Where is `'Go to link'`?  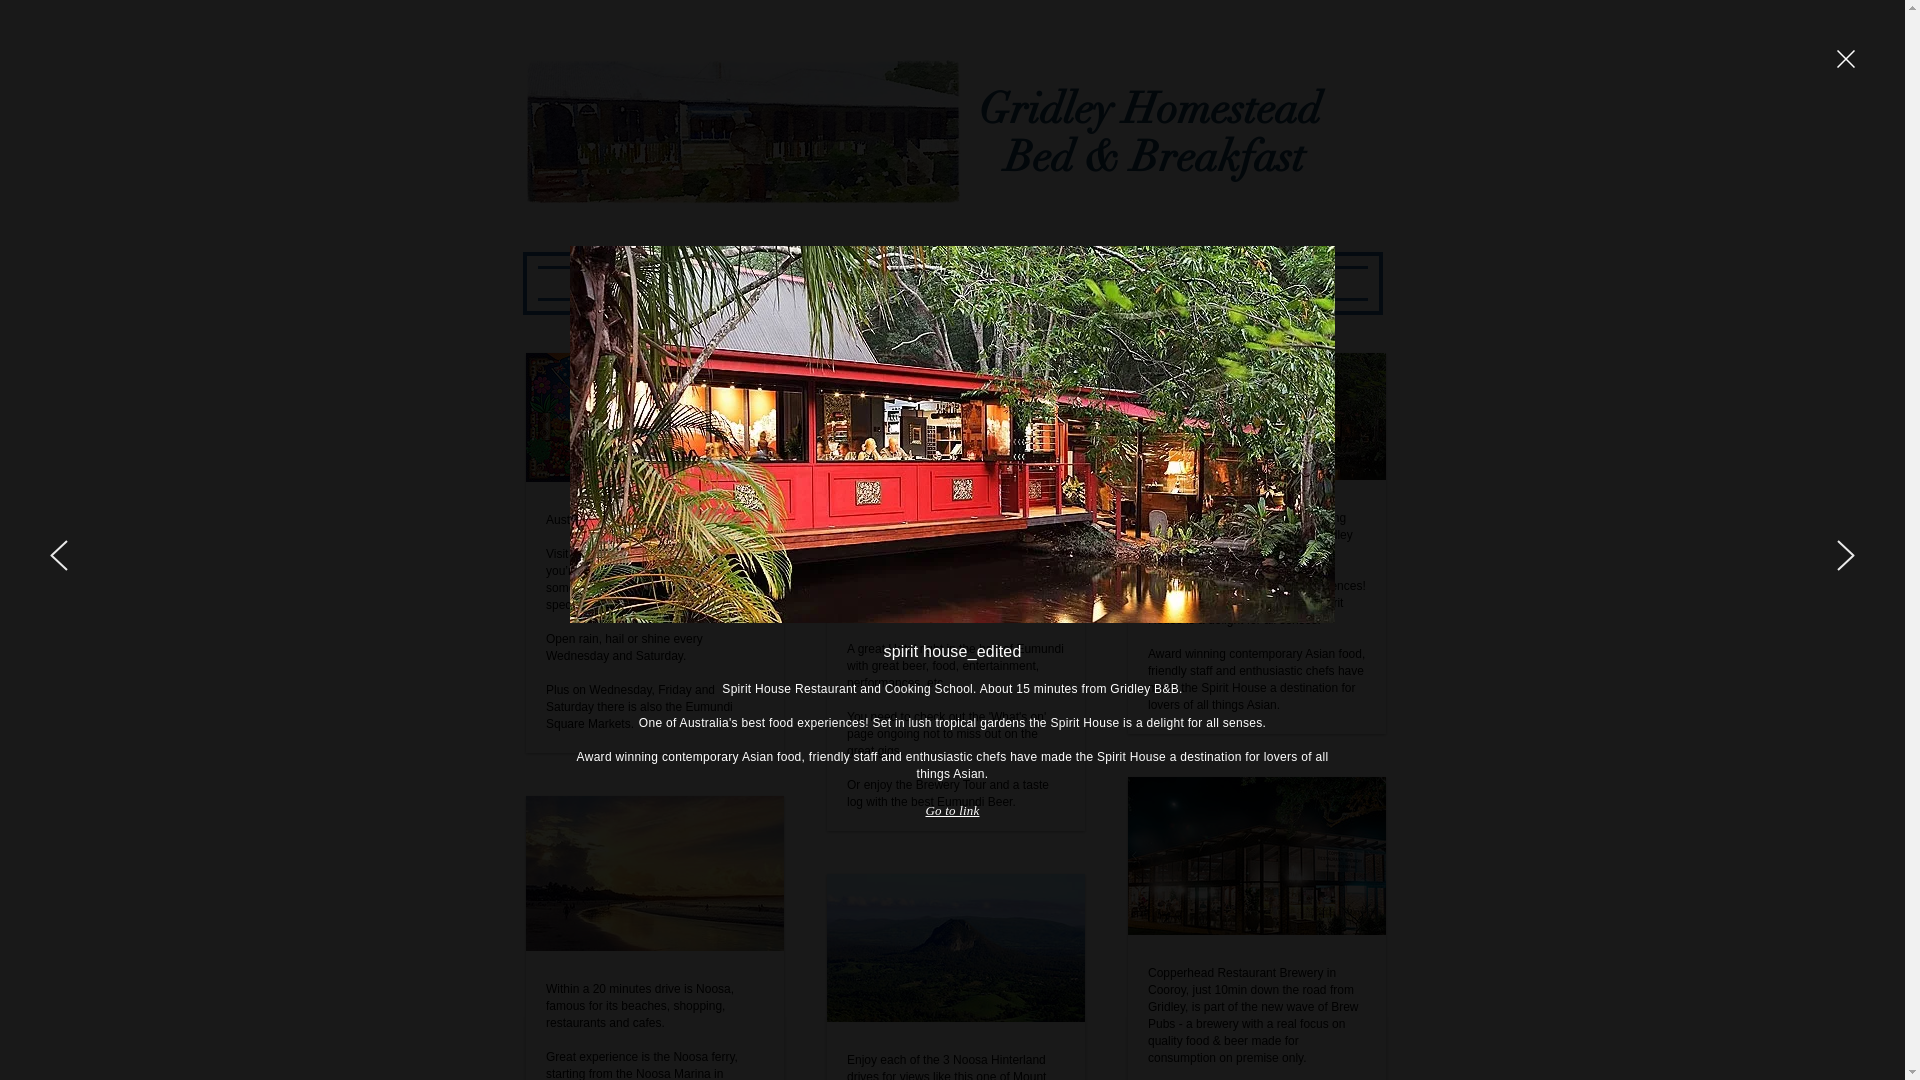
'Go to link' is located at coordinates (951, 810).